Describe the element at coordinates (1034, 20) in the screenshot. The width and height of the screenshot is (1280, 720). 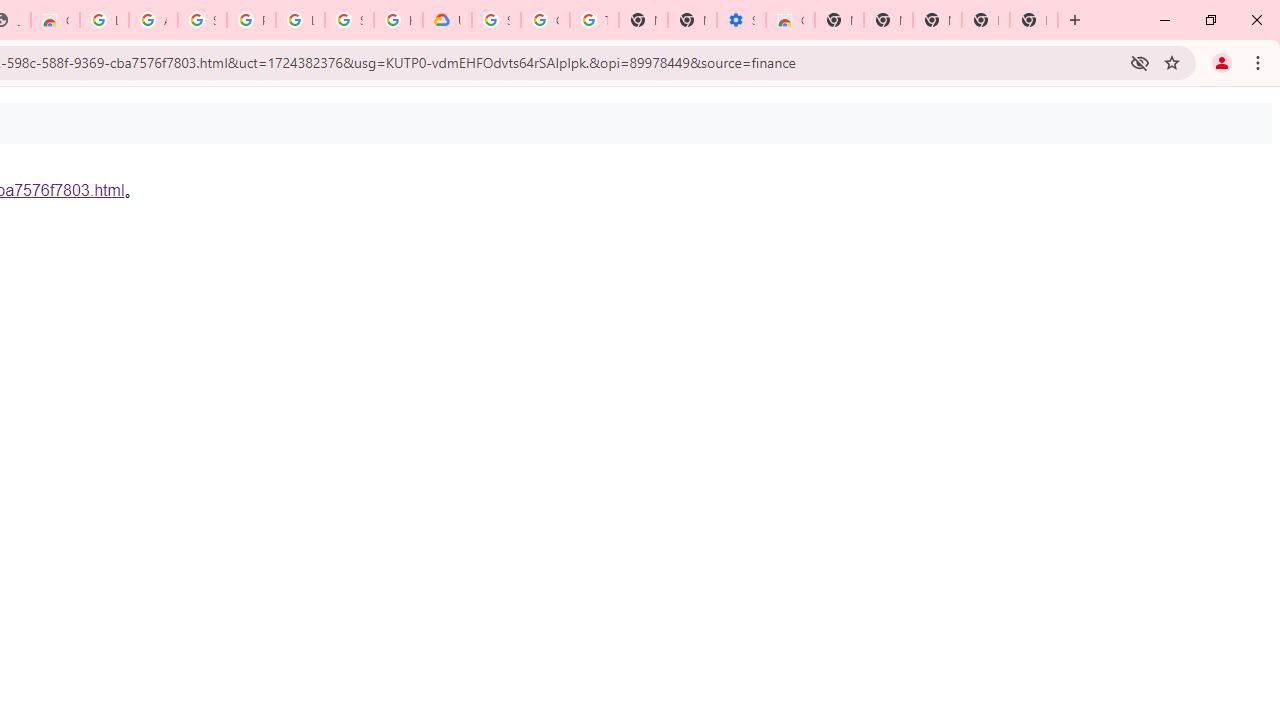
I see `'New Tab'` at that location.